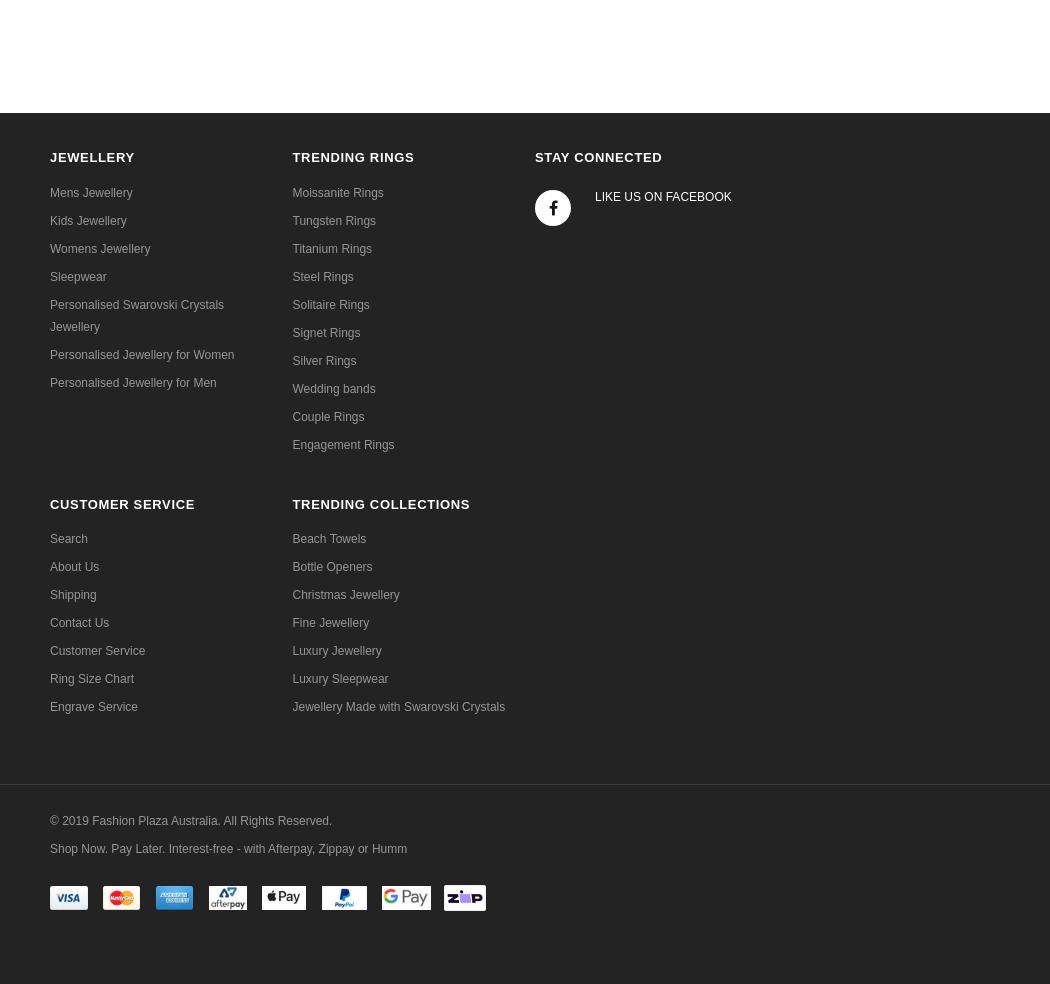 This screenshot has width=1050, height=984. Describe the element at coordinates (324, 359) in the screenshot. I see `'Silver Rings'` at that location.